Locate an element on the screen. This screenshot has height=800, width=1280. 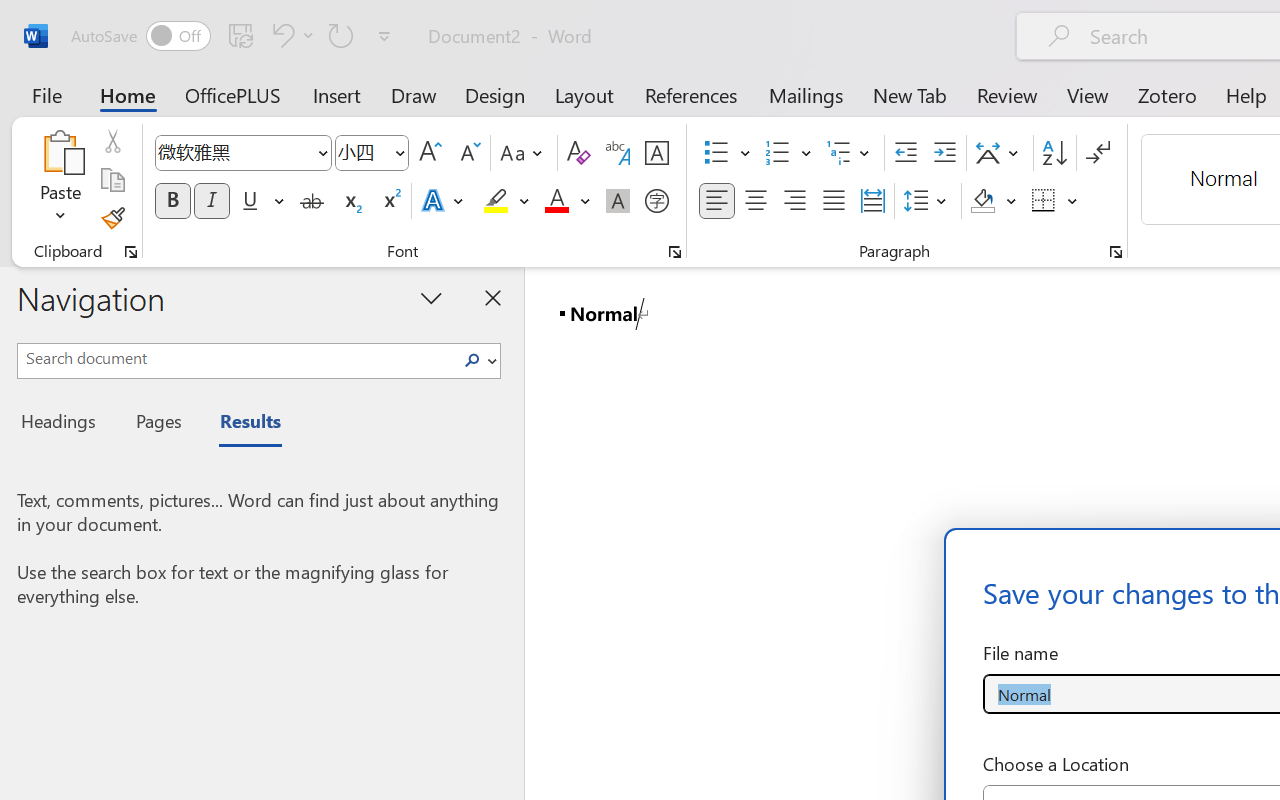
'Text Effects and Typography' is located at coordinates (443, 201).